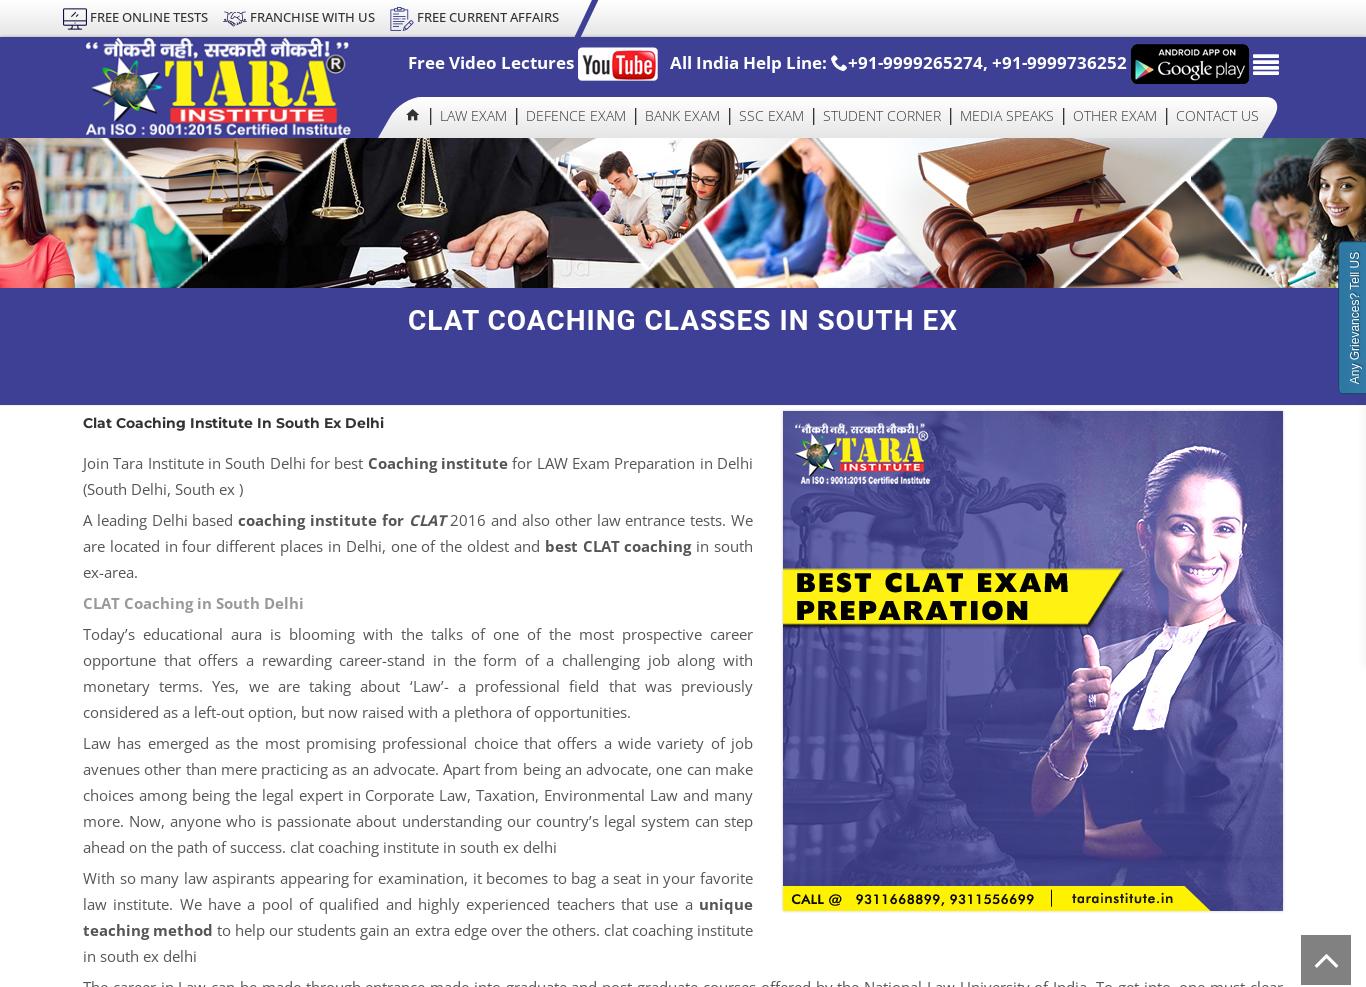  I want to click on 'Defence Exam', so click(575, 114).